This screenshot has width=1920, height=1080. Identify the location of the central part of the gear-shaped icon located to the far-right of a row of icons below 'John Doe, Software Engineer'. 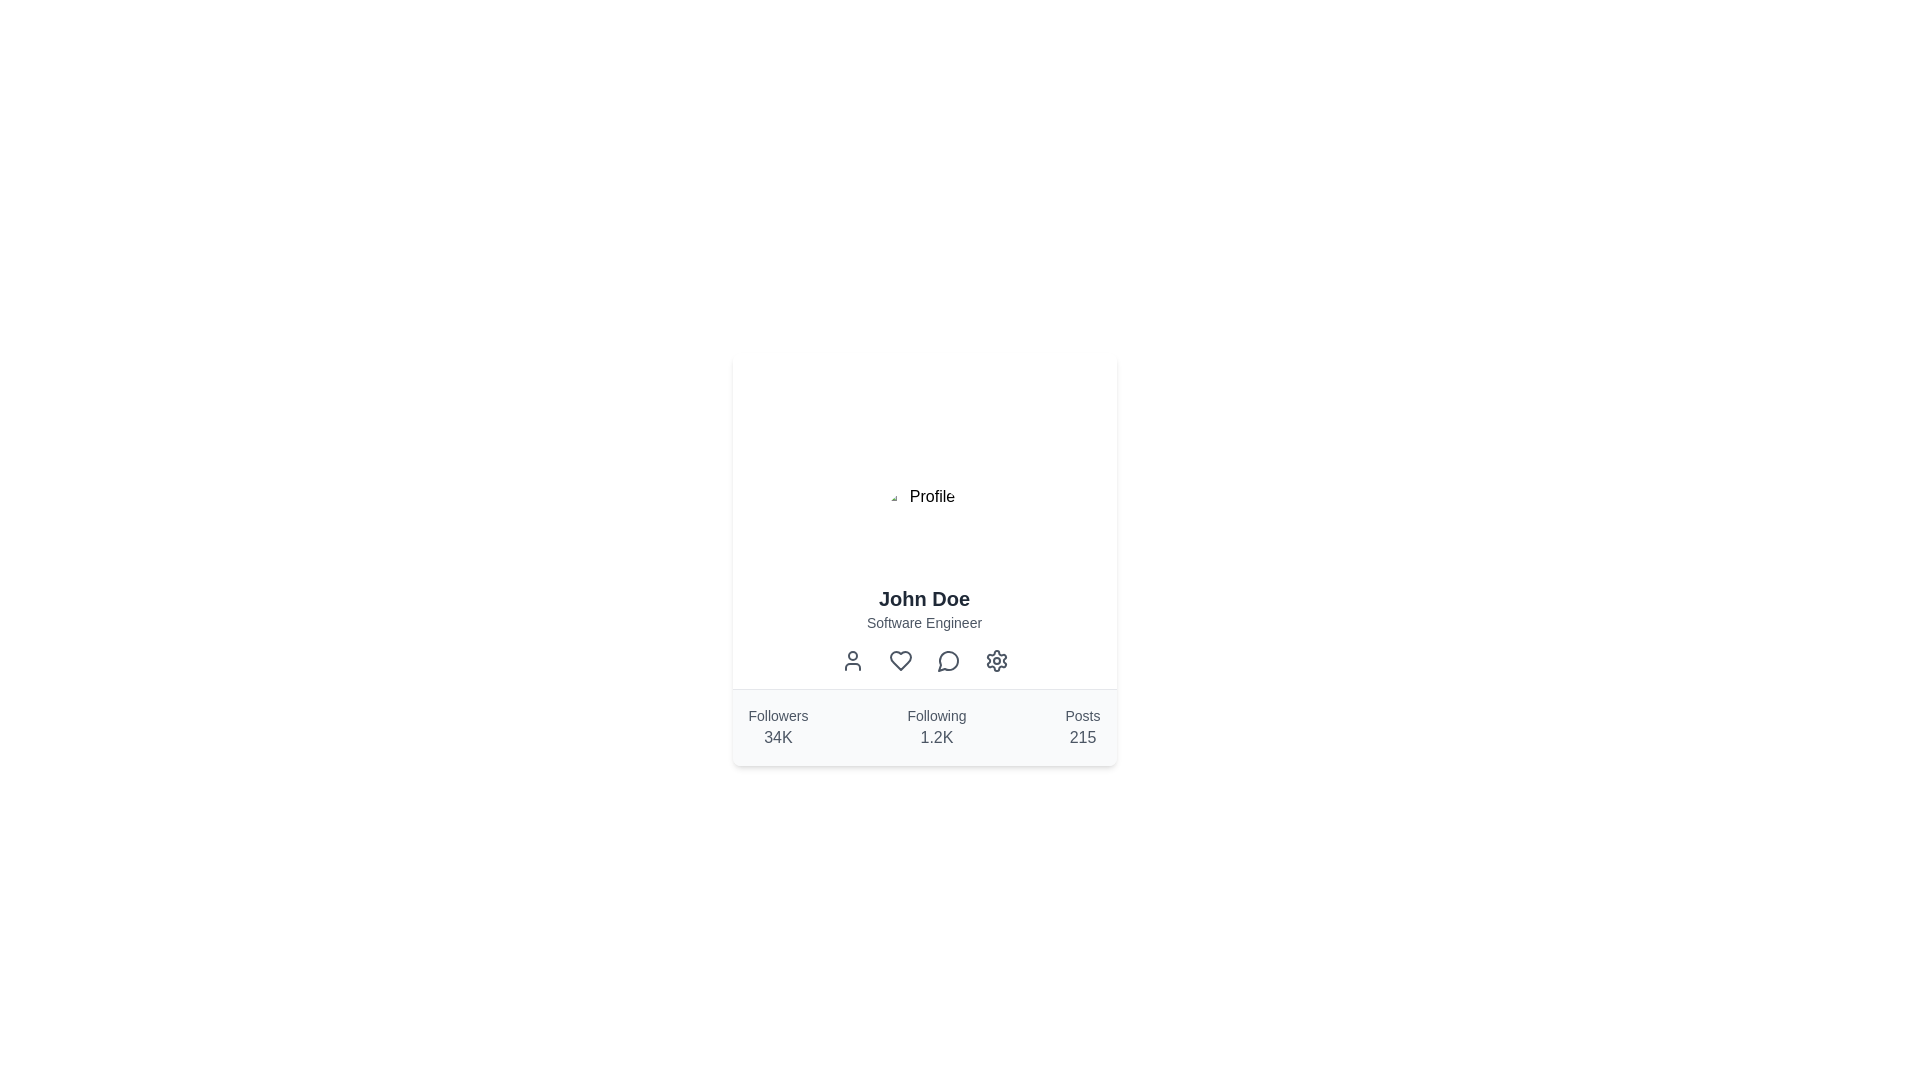
(996, 660).